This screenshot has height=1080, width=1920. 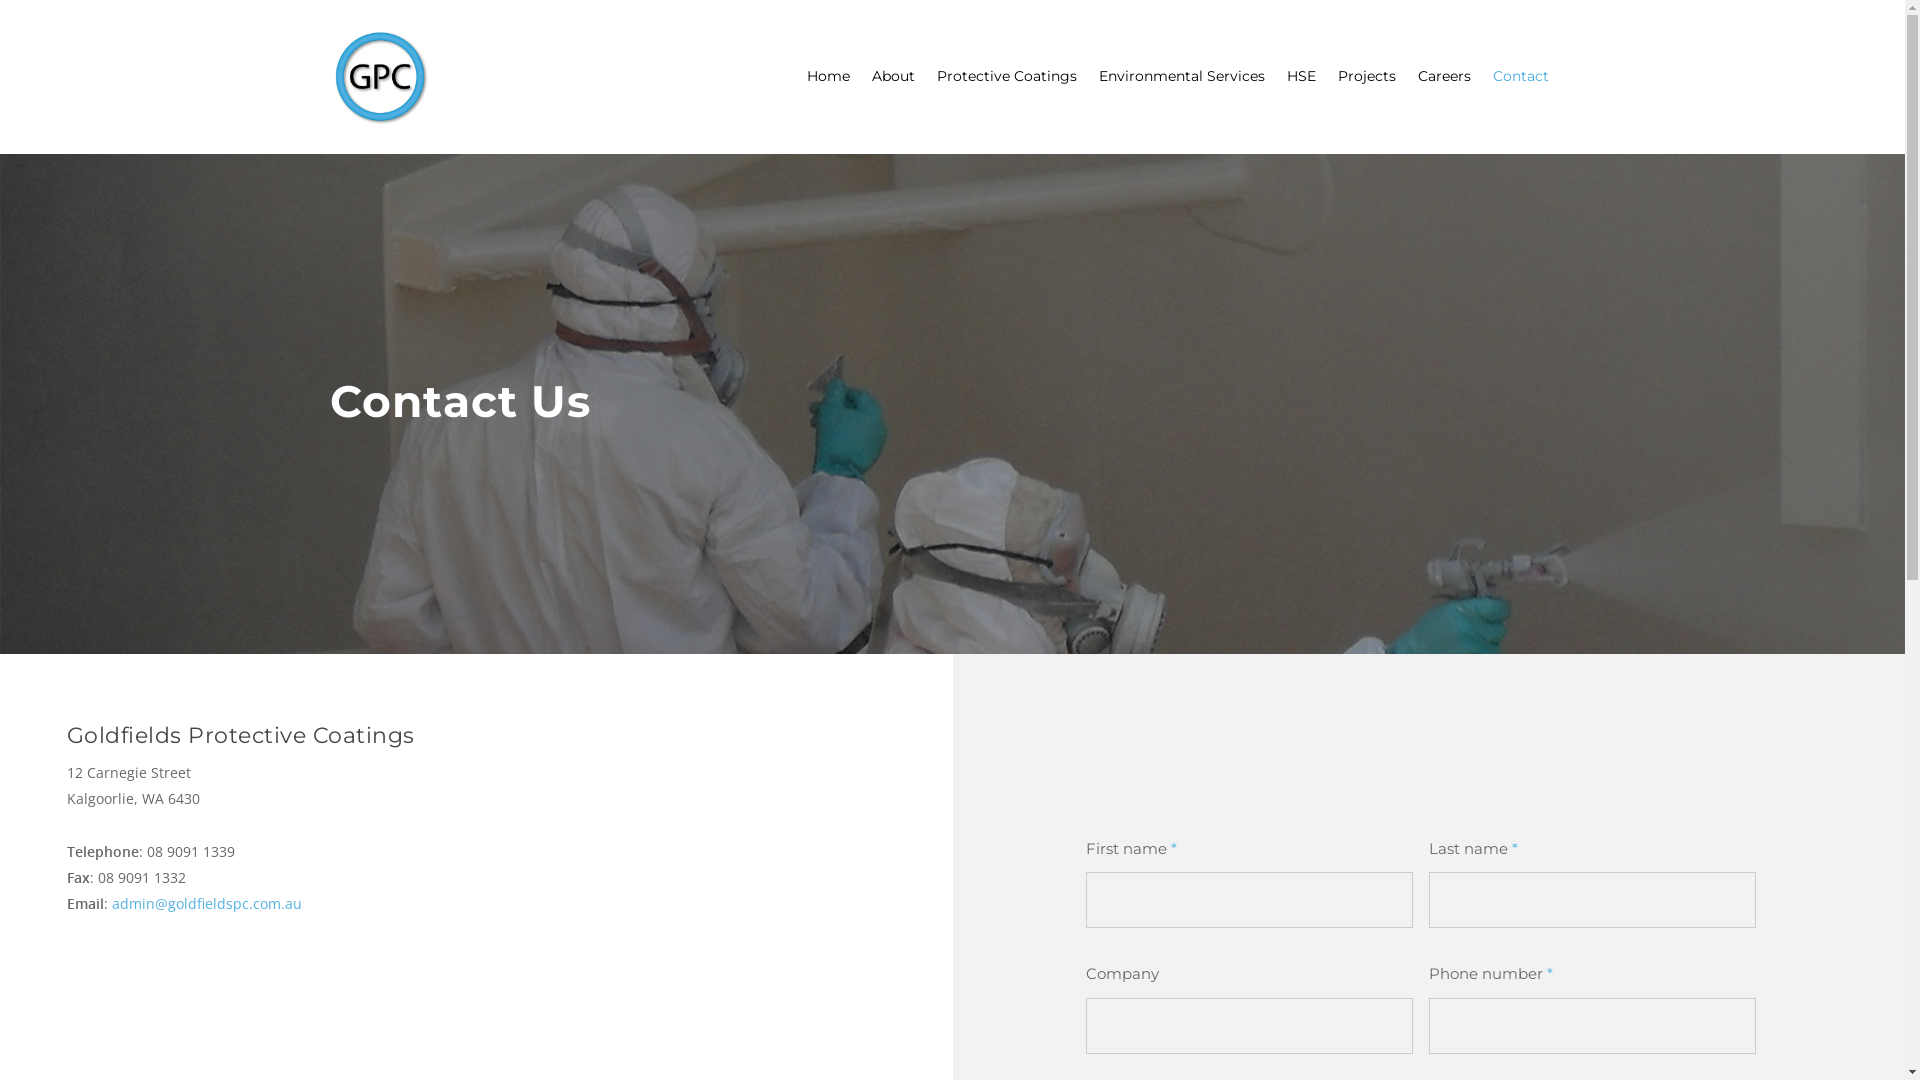 I want to click on 'Environmental Services', so click(x=1181, y=91).